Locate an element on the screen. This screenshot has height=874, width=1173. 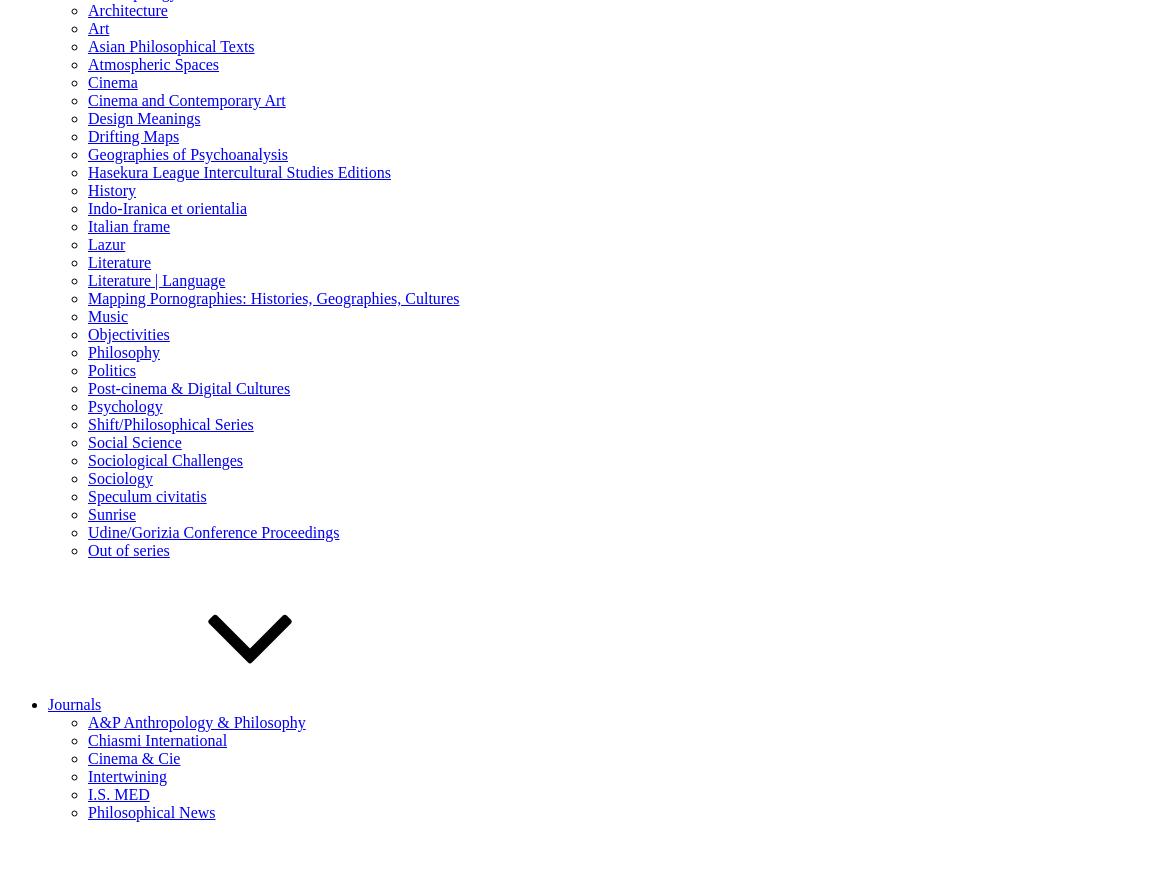
'Italian frame' is located at coordinates (129, 225).